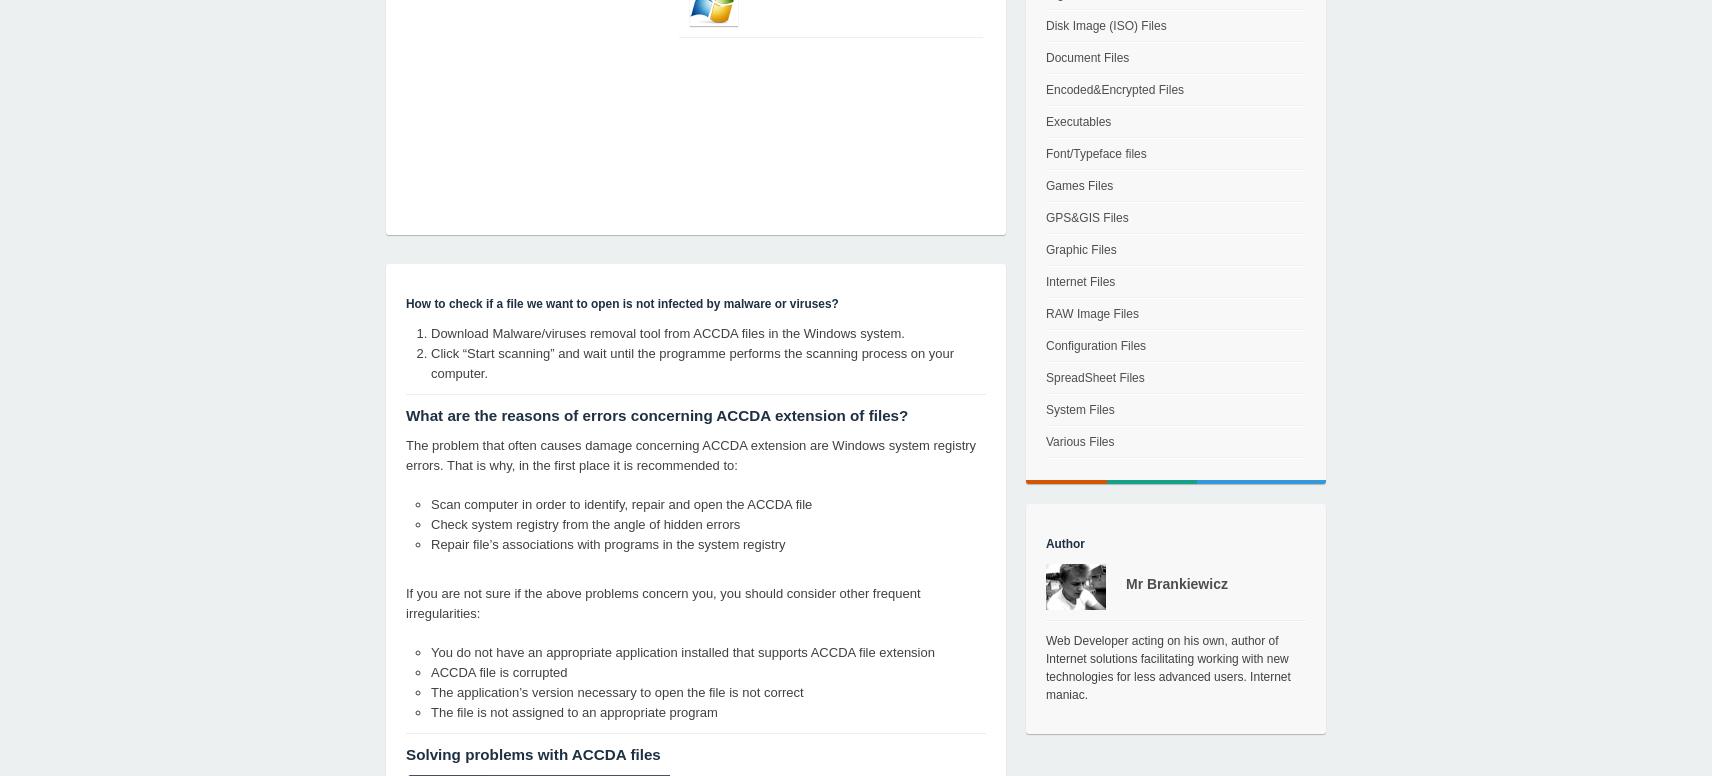  What do you see at coordinates (430, 503) in the screenshot?
I see `'Scan computer in order to identify, repair and open the ACCDA file'` at bounding box center [430, 503].